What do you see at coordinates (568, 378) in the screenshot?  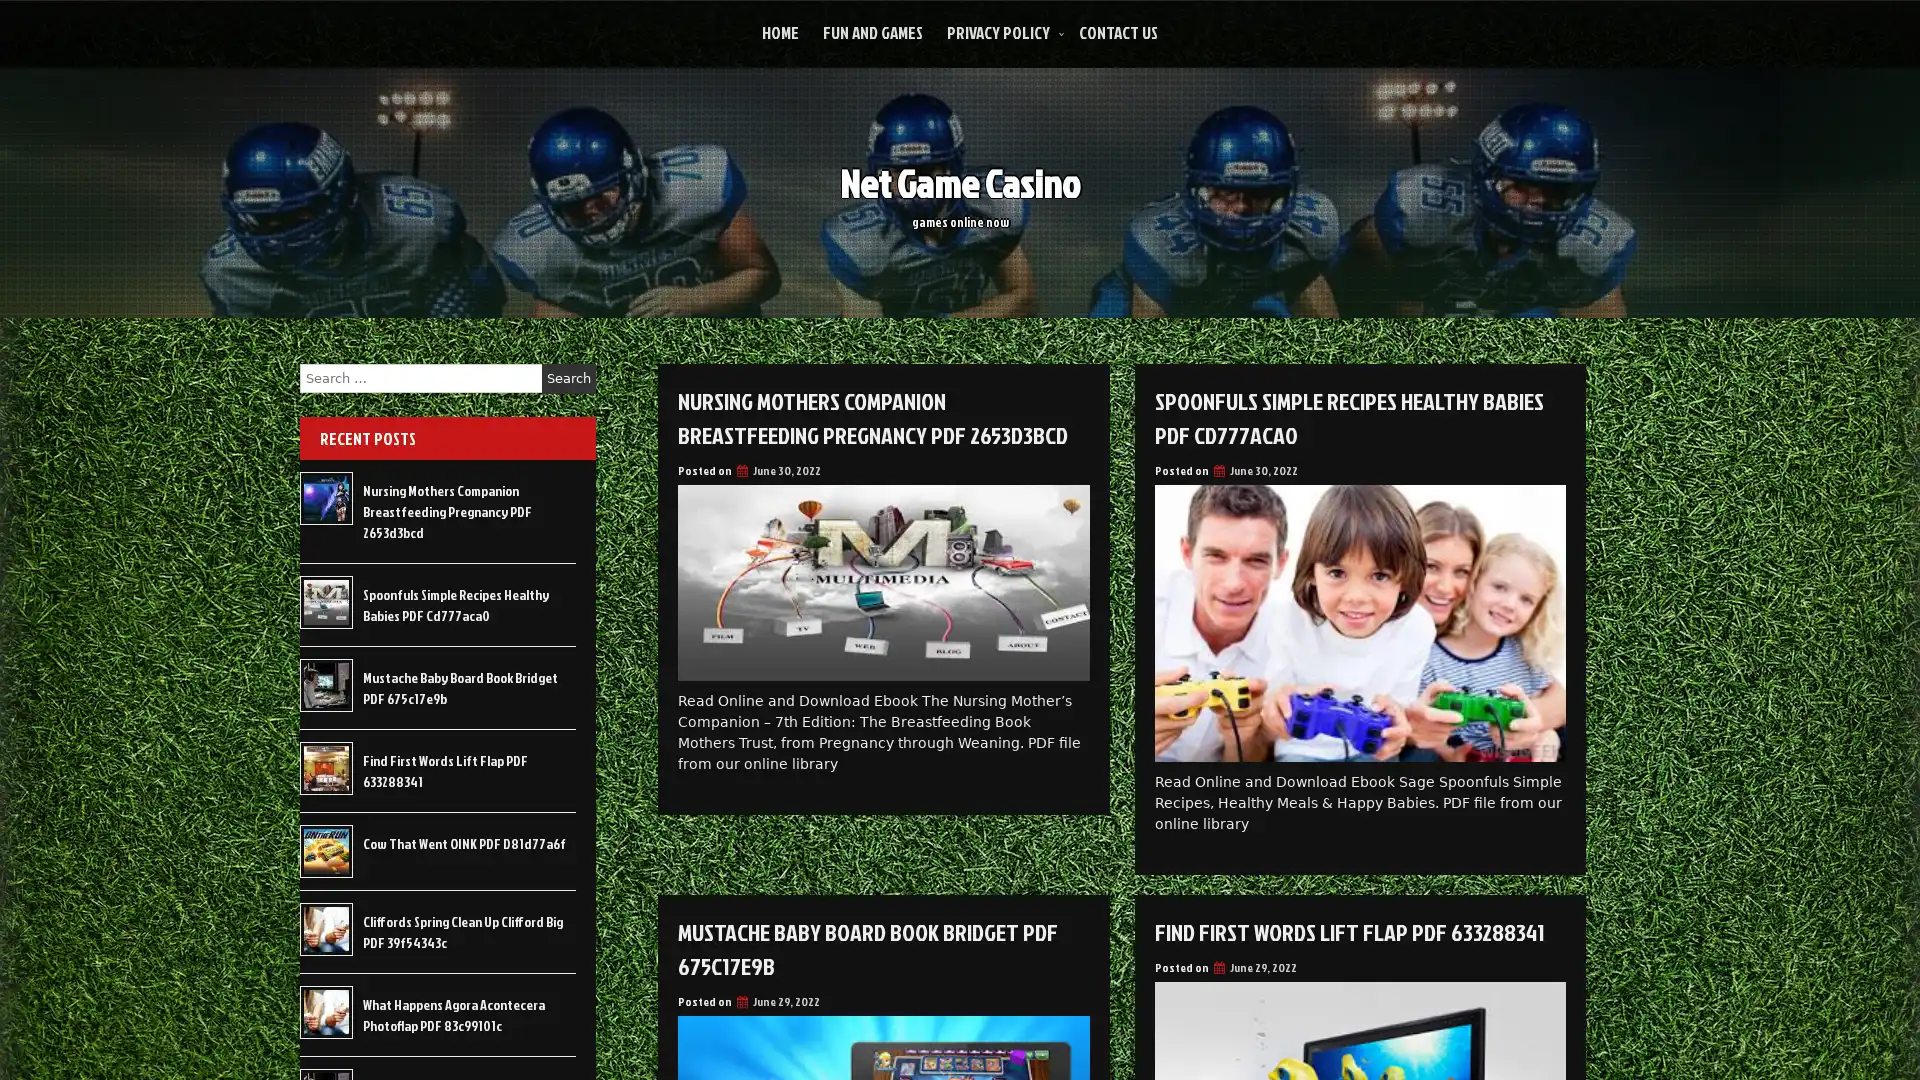 I see `Search` at bounding box center [568, 378].